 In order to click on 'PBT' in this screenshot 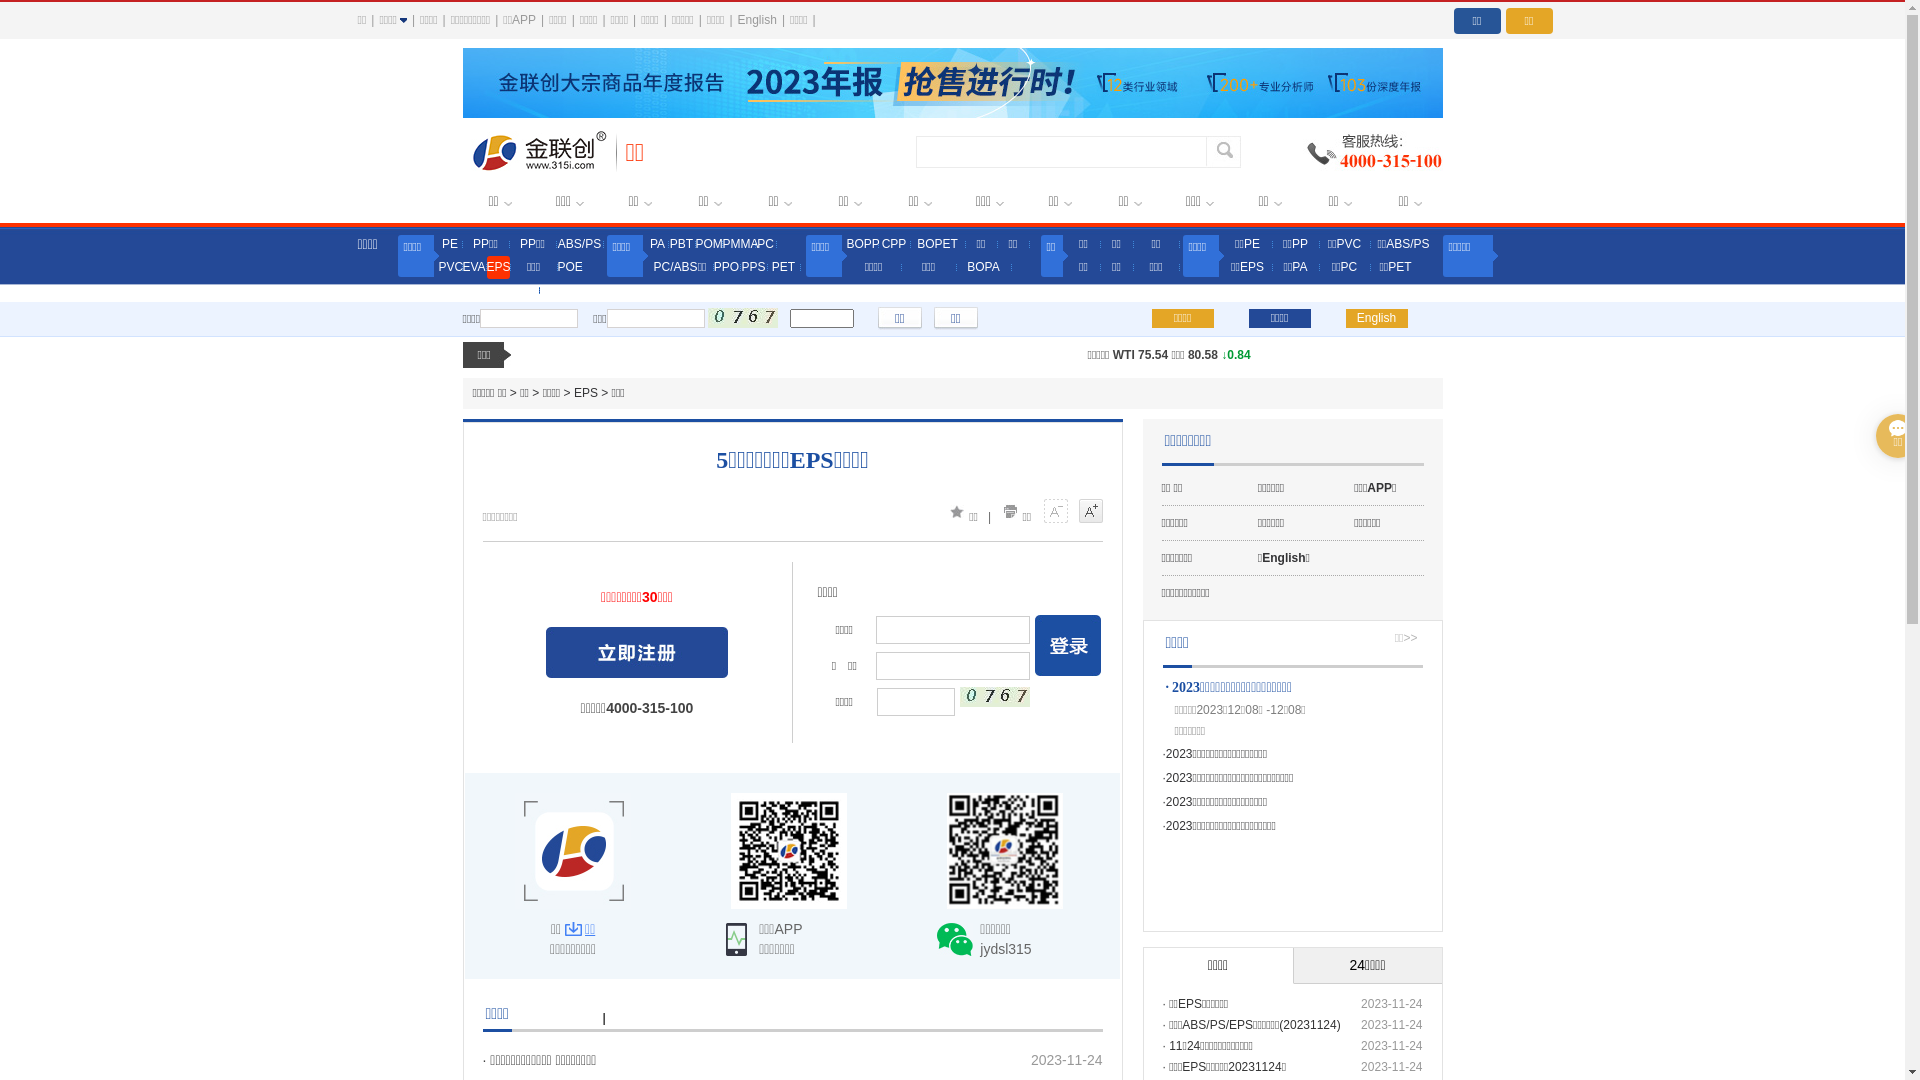, I will do `click(681, 243)`.